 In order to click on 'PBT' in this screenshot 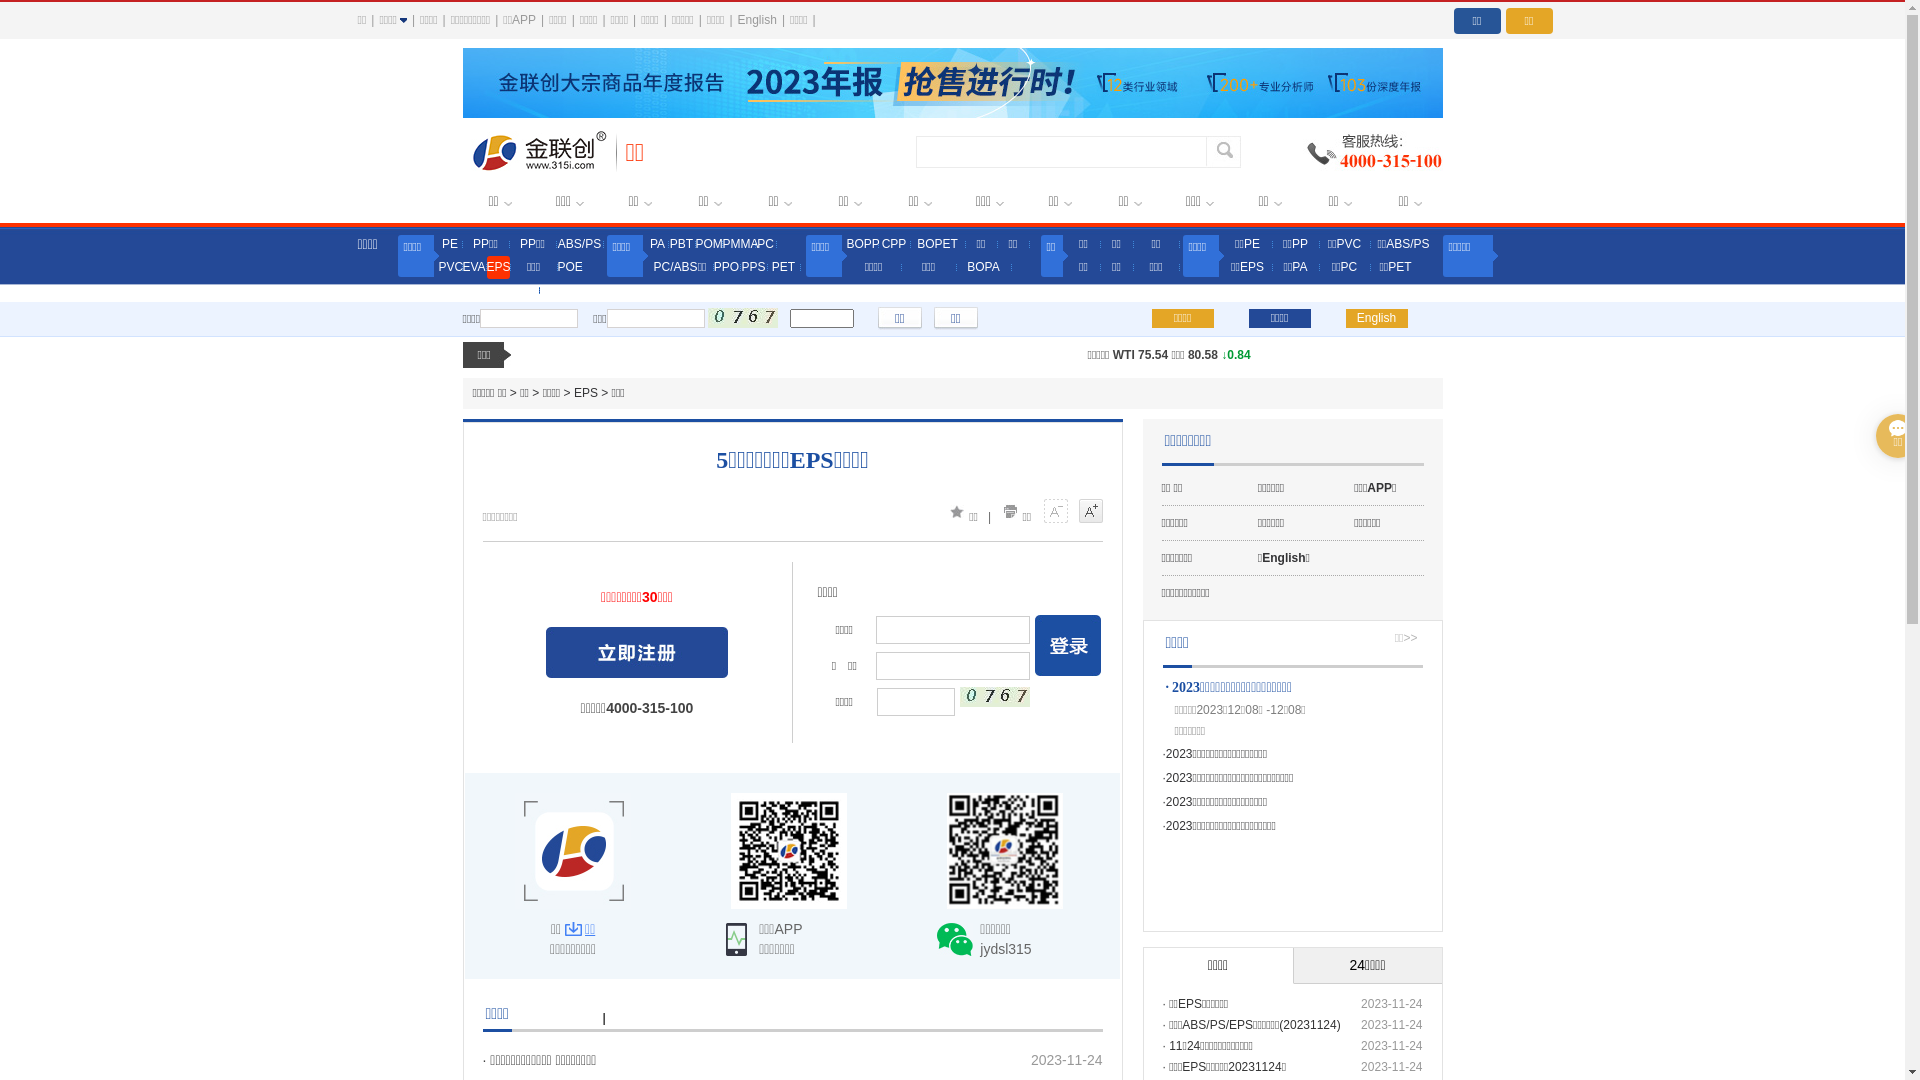, I will do `click(681, 243)`.